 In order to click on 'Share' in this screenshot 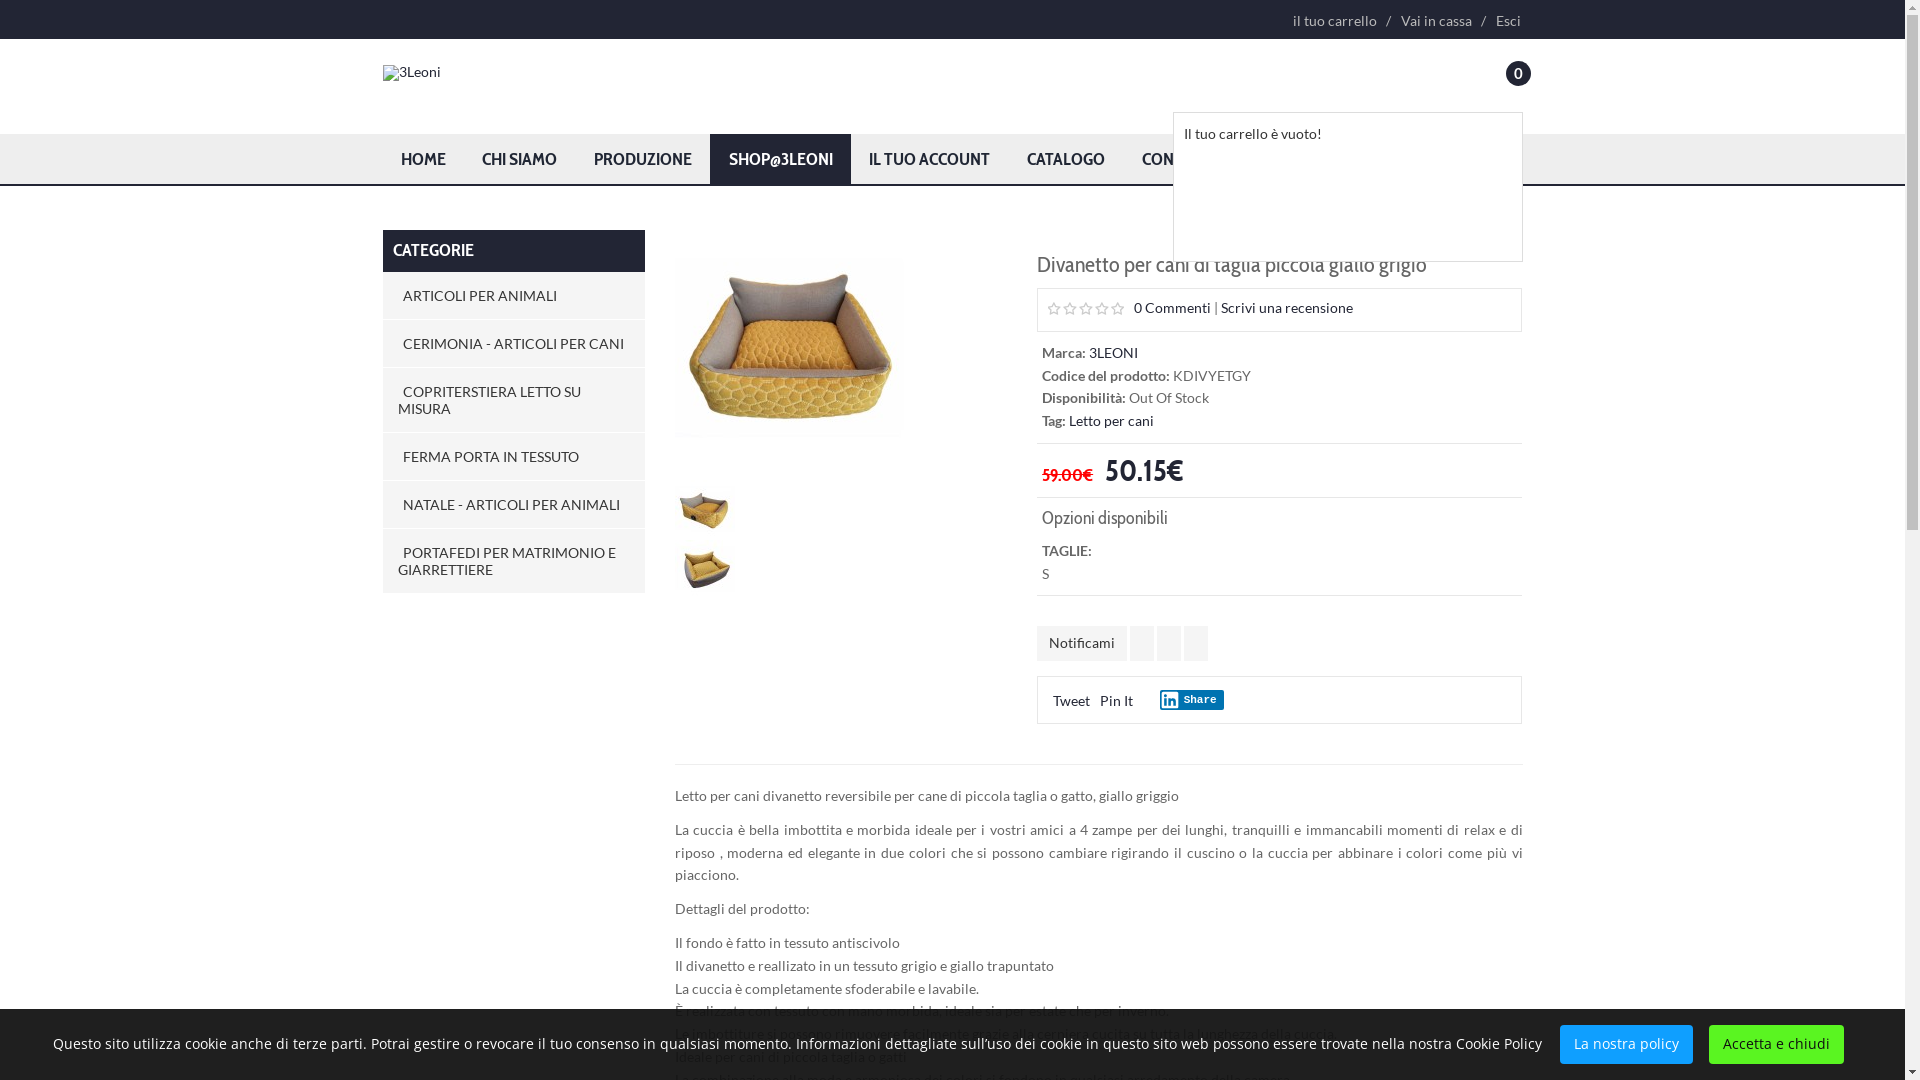, I will do `click(1160, 698)`.